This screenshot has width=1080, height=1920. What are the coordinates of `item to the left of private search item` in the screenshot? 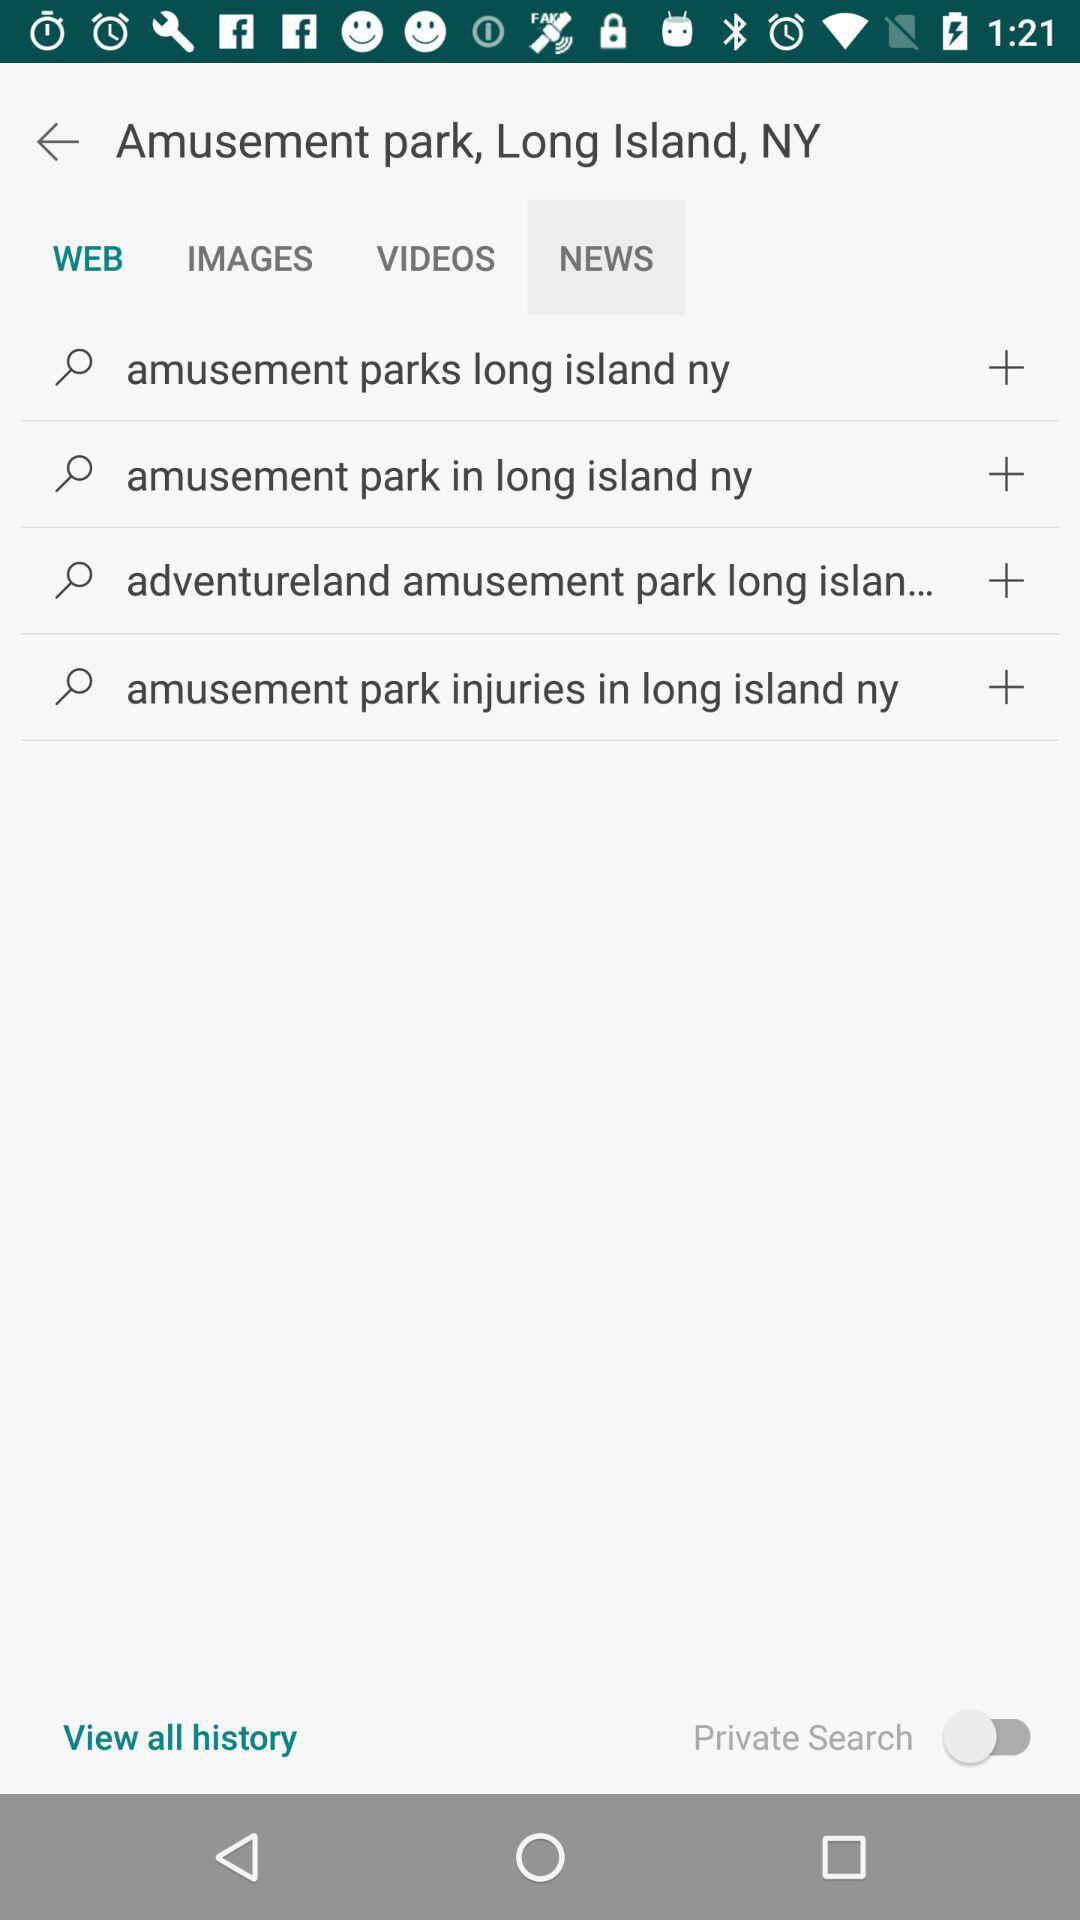 It's located at (180, 1735).